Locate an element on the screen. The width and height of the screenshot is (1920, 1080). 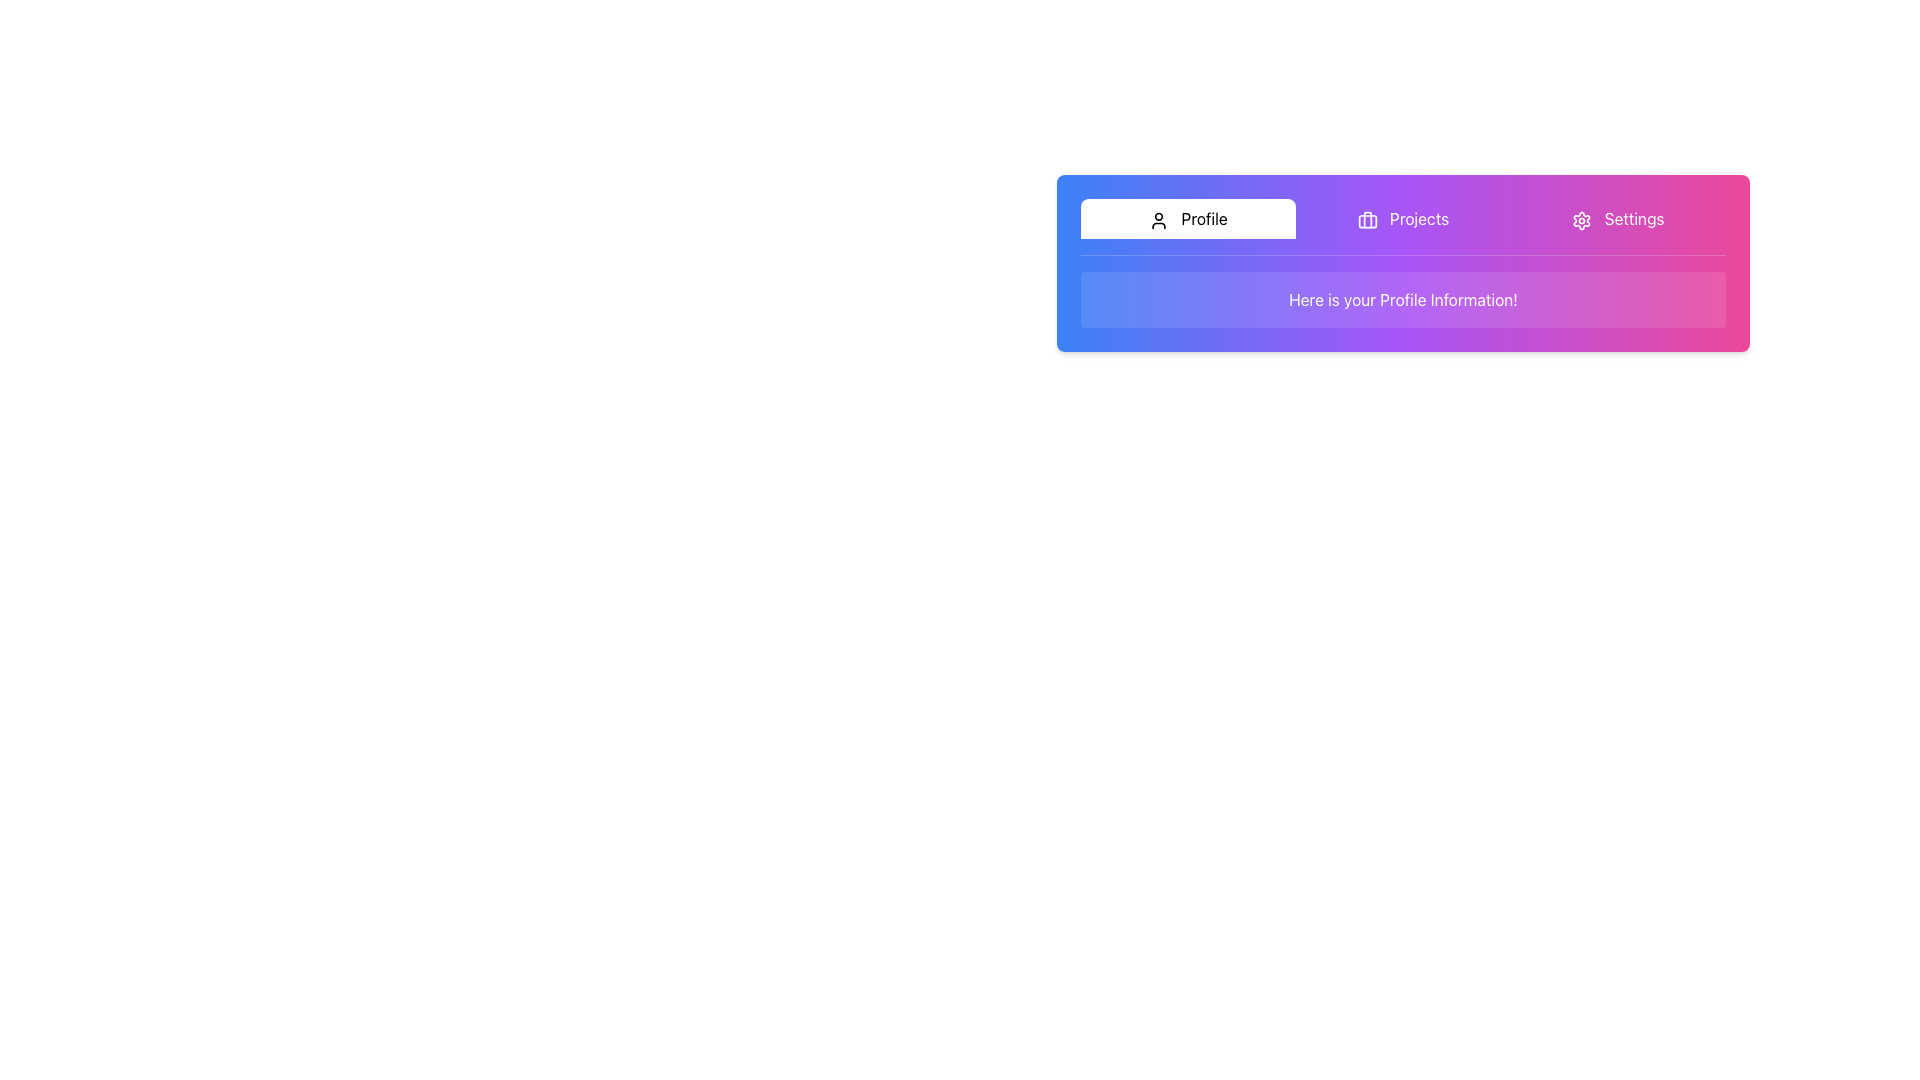
the informational text box located immediately below the tab section that includes 'Profile', 'Projects', and 'Settings' is located at coordinates (1402, 300).